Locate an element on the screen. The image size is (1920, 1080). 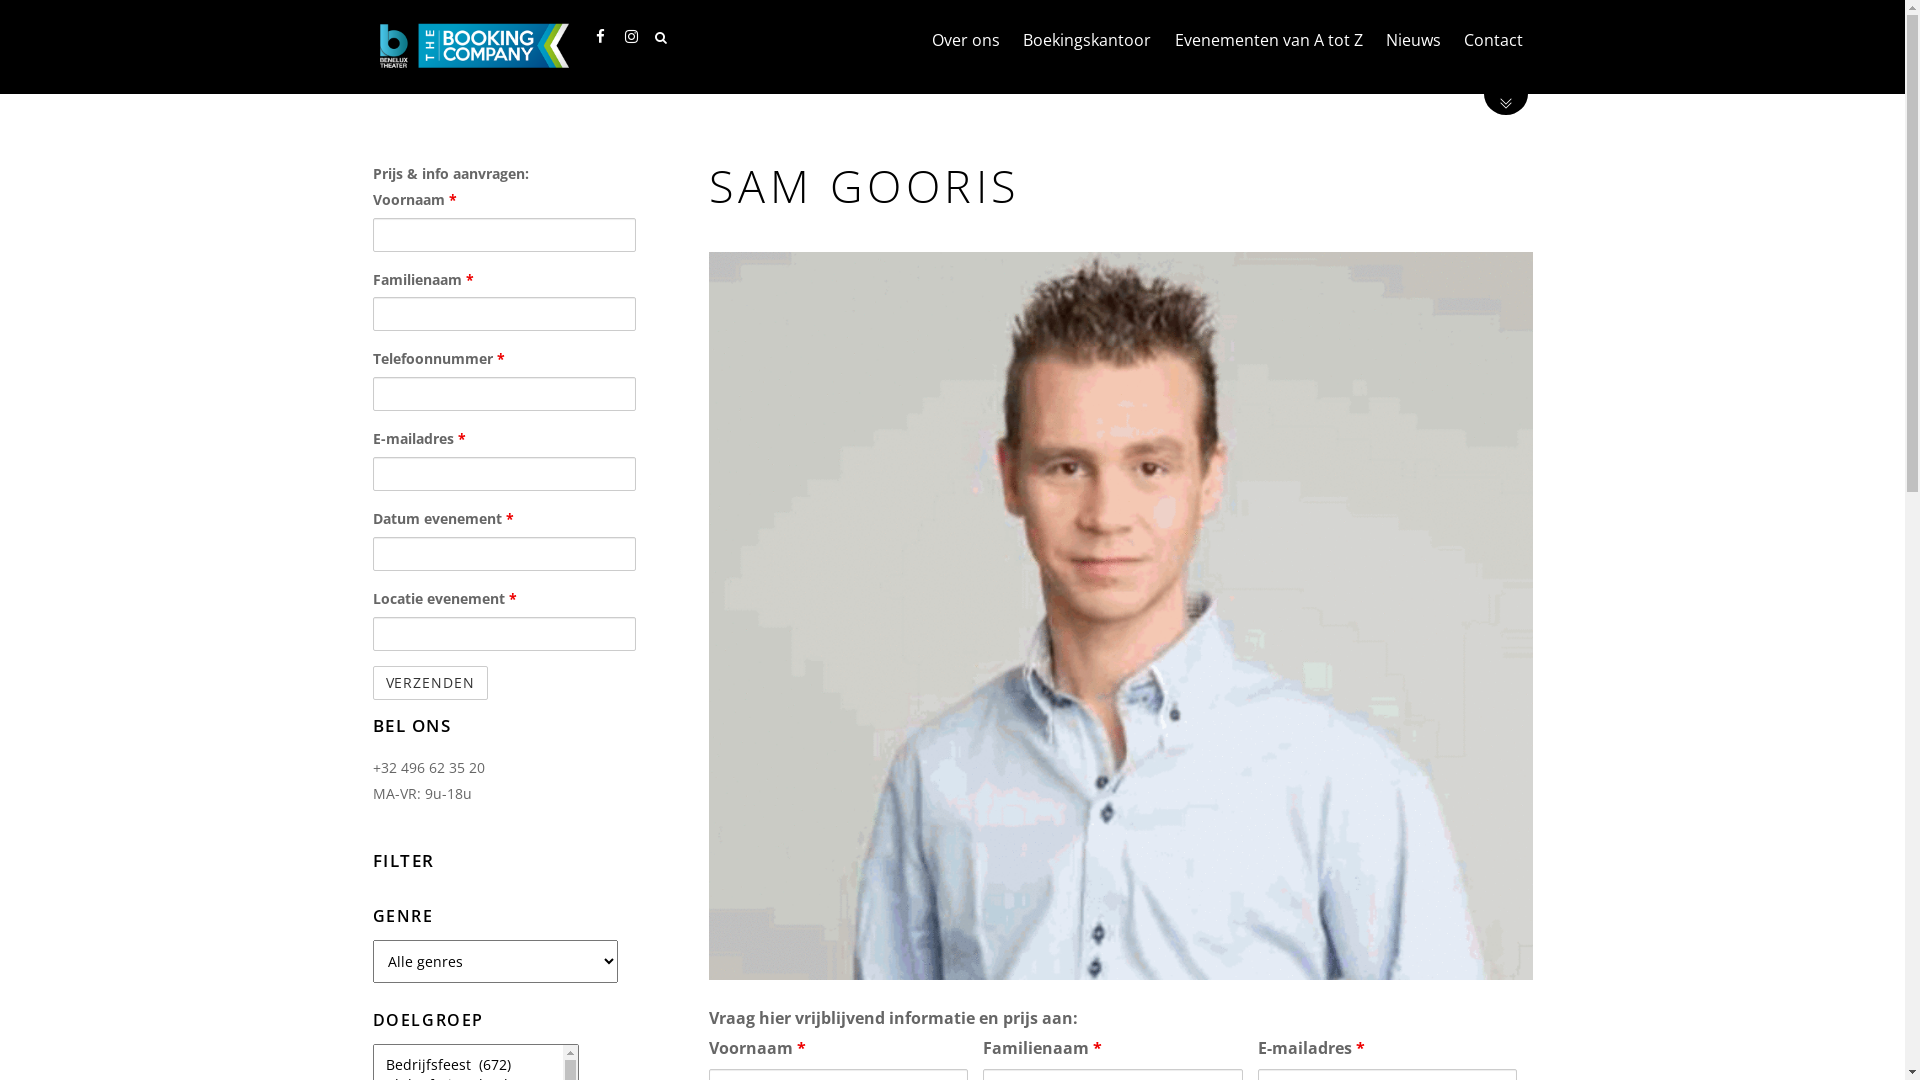
'Evenementen van A tot Z' is located at coordinates (1267, 40).